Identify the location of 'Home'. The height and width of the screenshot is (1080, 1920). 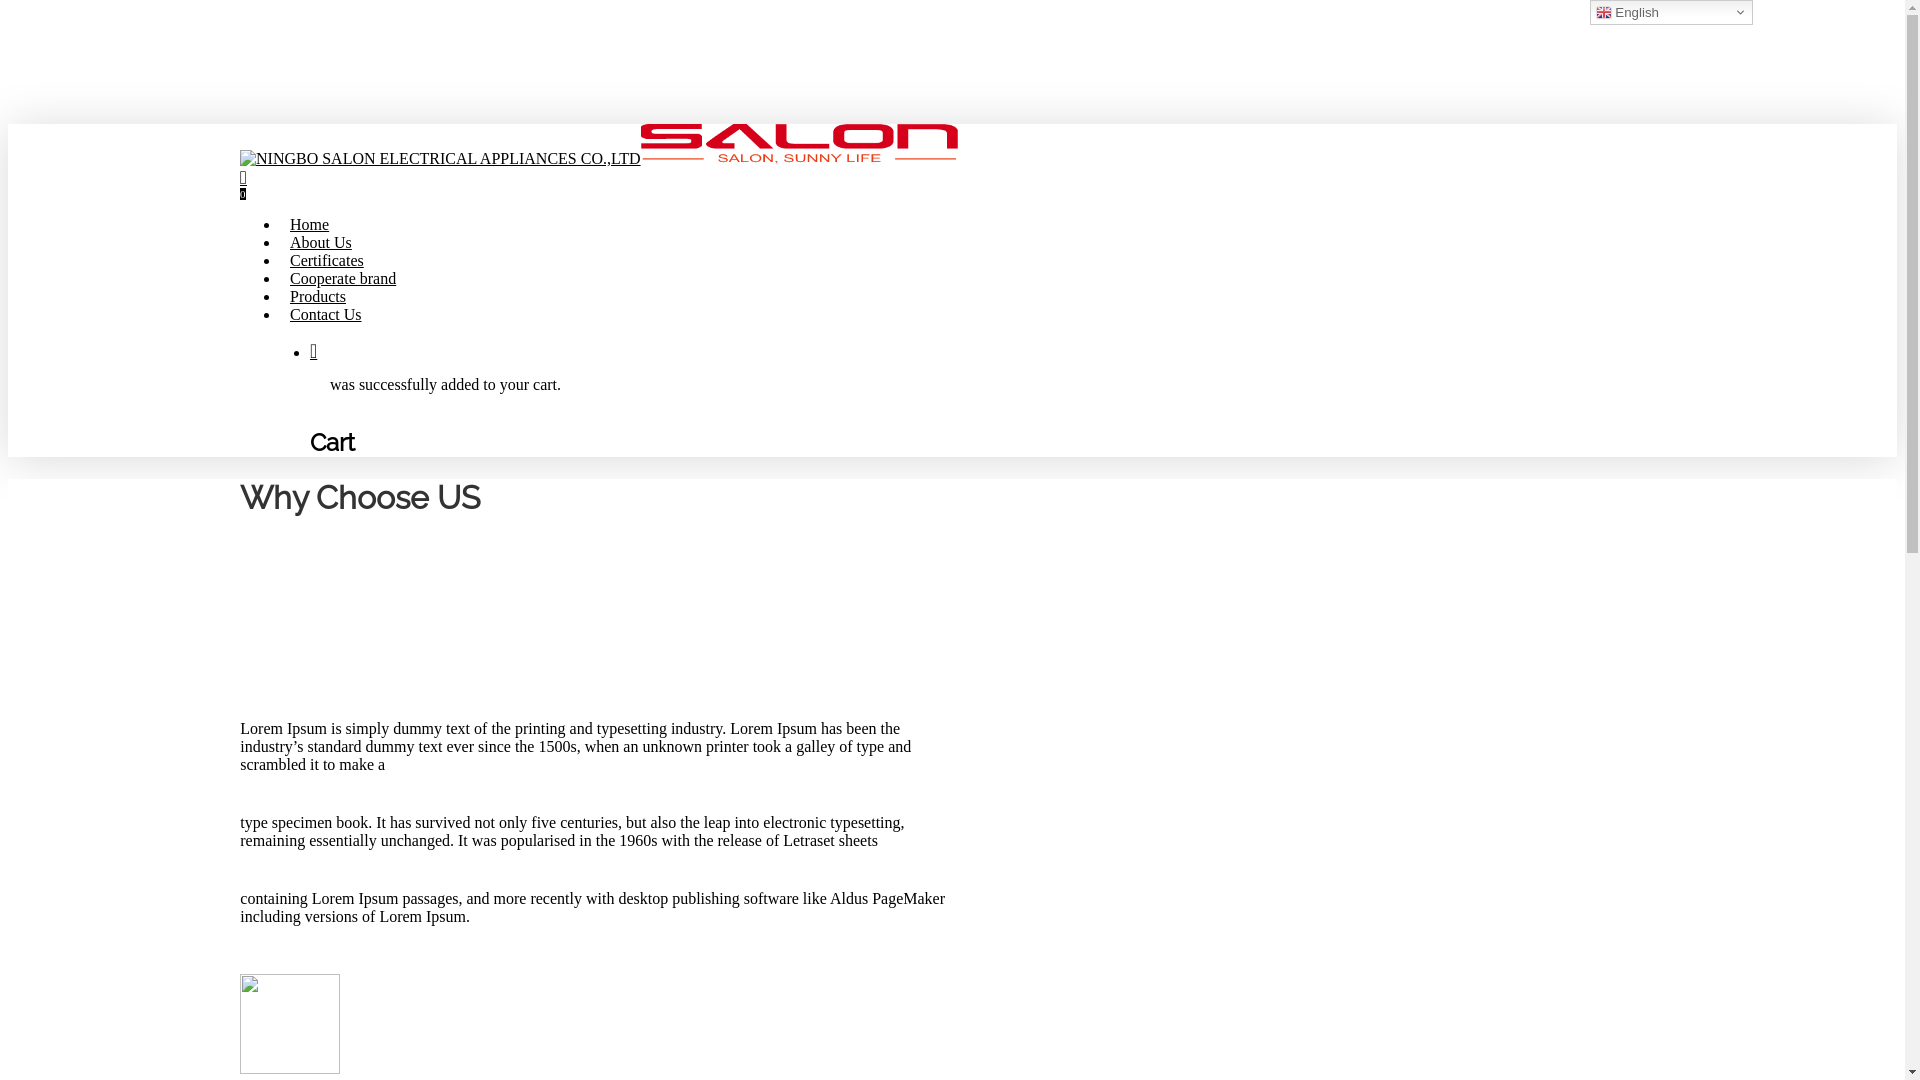
(288, 224).